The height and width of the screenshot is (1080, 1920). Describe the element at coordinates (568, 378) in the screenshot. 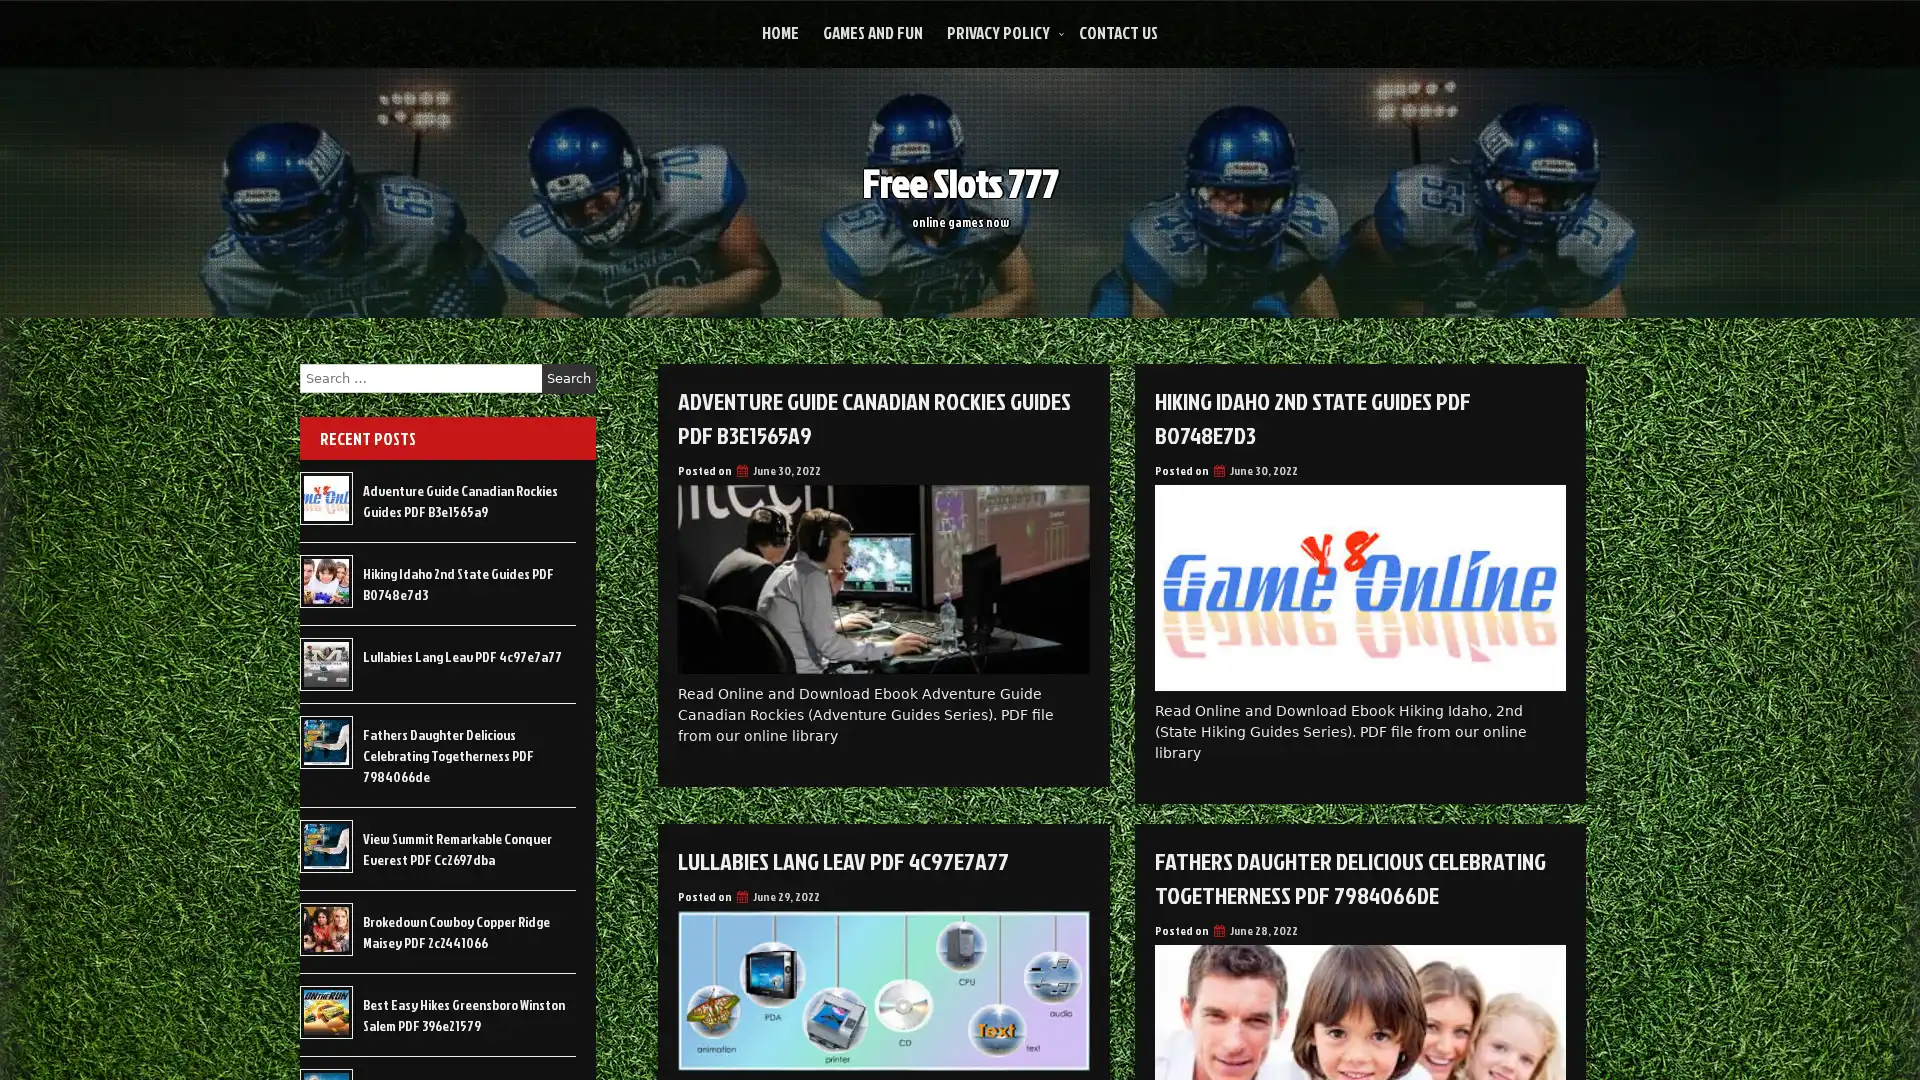

I see `Search` at that location.